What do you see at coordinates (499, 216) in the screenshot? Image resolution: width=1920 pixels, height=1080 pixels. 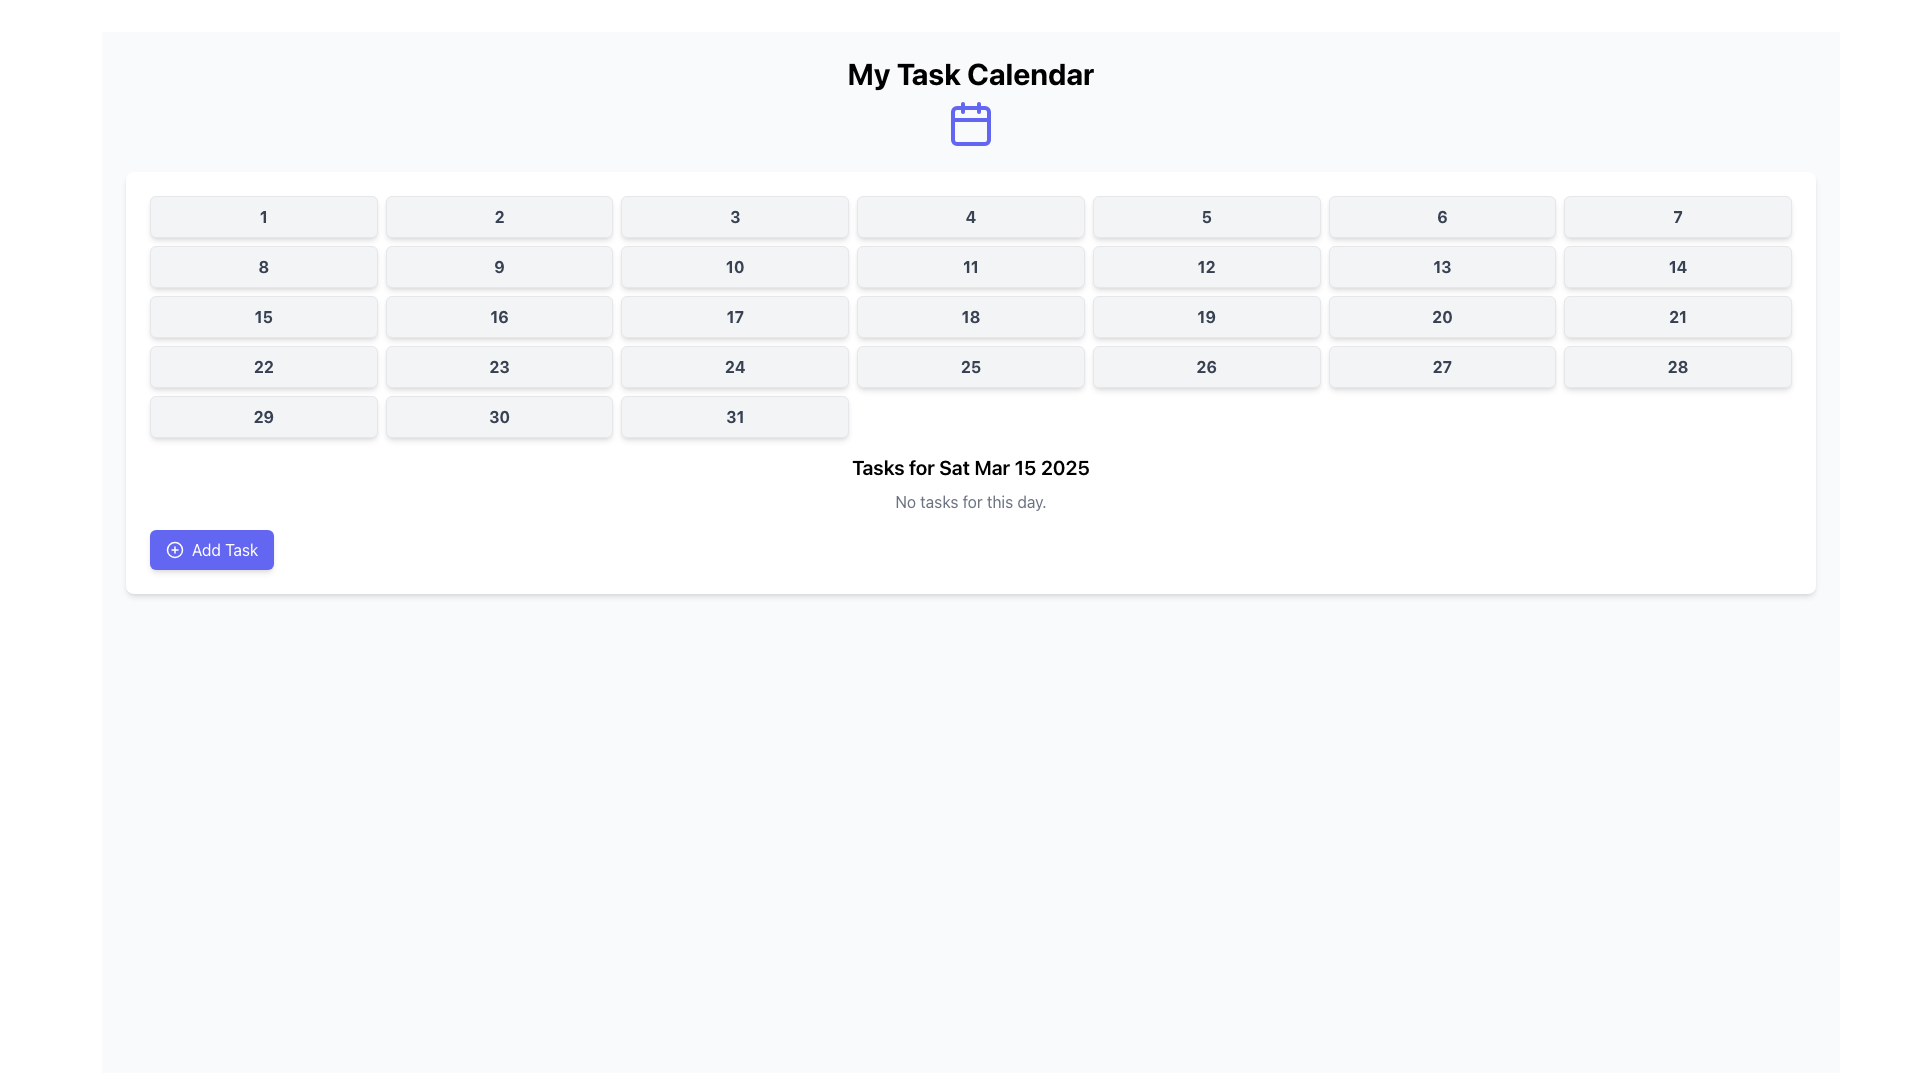 I see `the selectable date button positioned in the first row of the grid, adjacent to buttons labeled '1' and '3', to trigger hover styles` at bounding box center [499, 216].